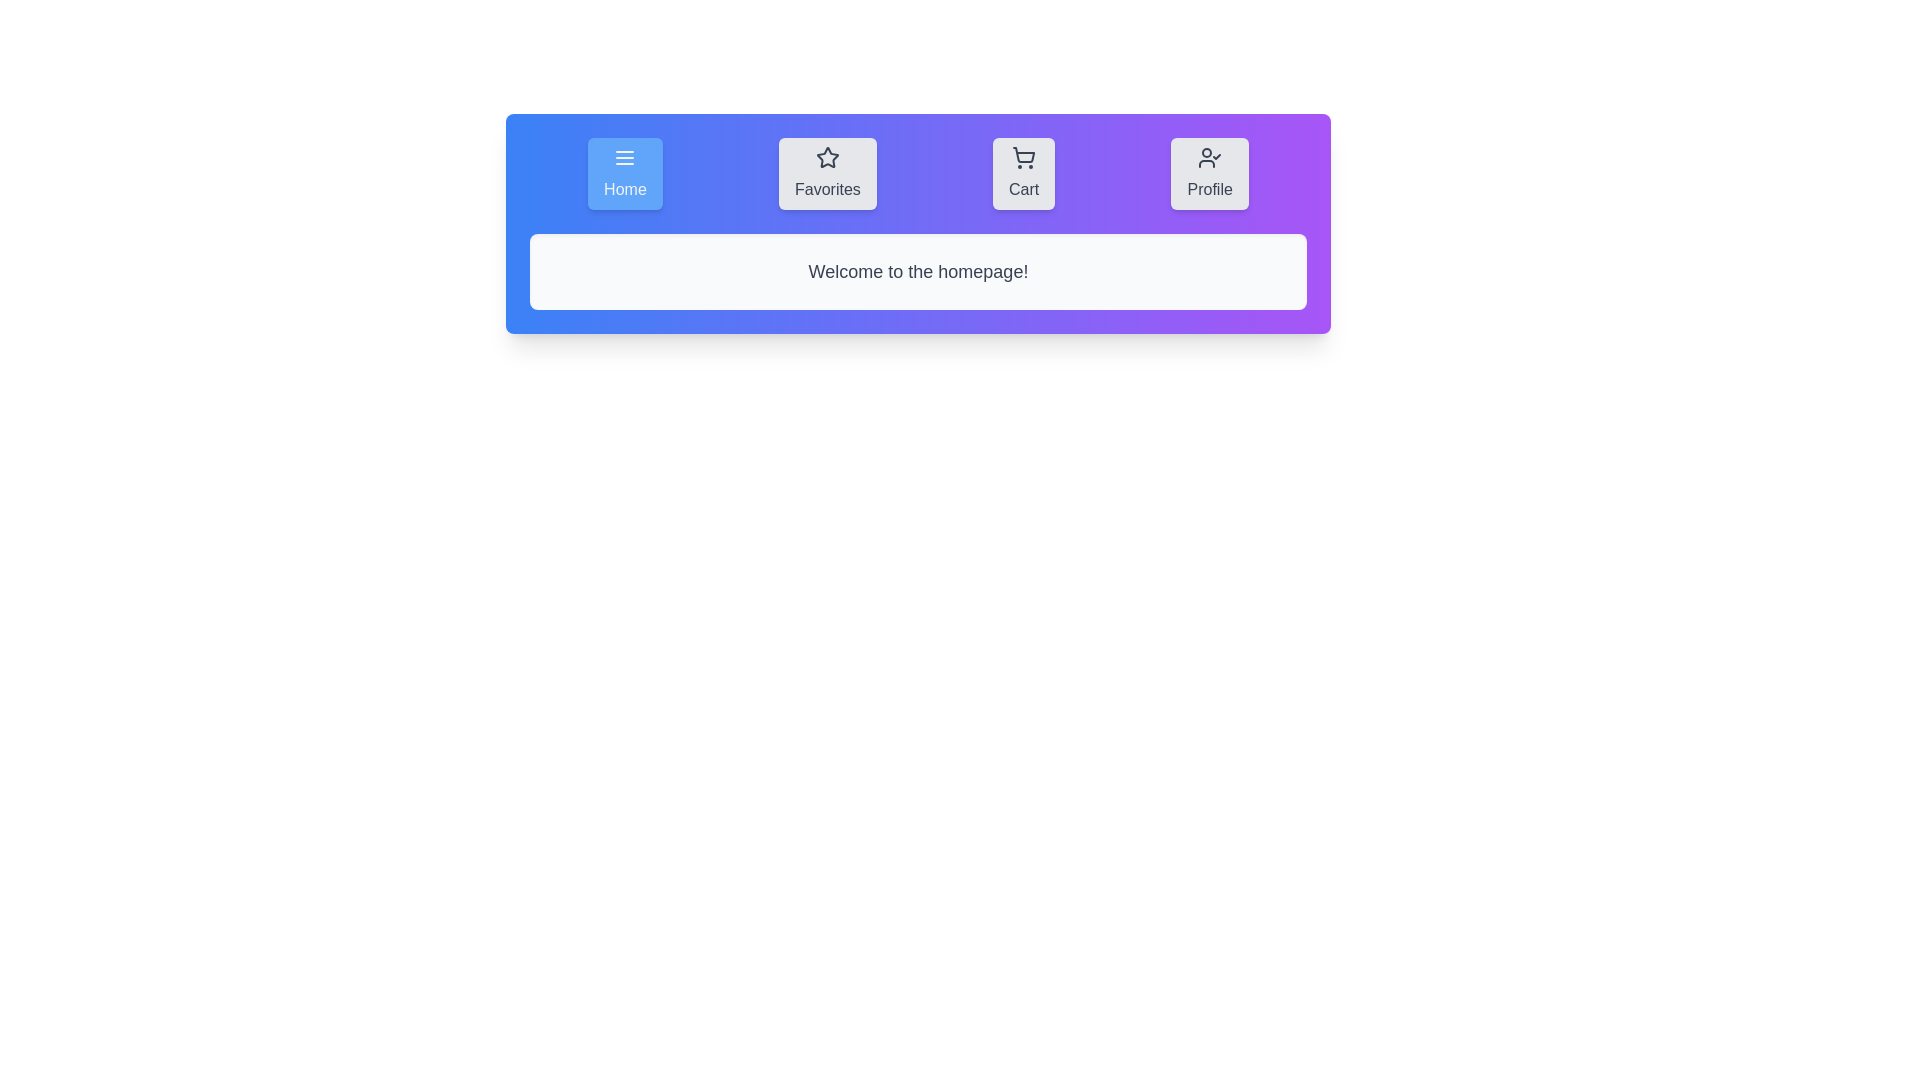  What do you see at coordinates (1209, 172) in the screenshot?
I see `the 'Profile' button located at the far right of the navigation bar` at bounding box center [1209, 172].